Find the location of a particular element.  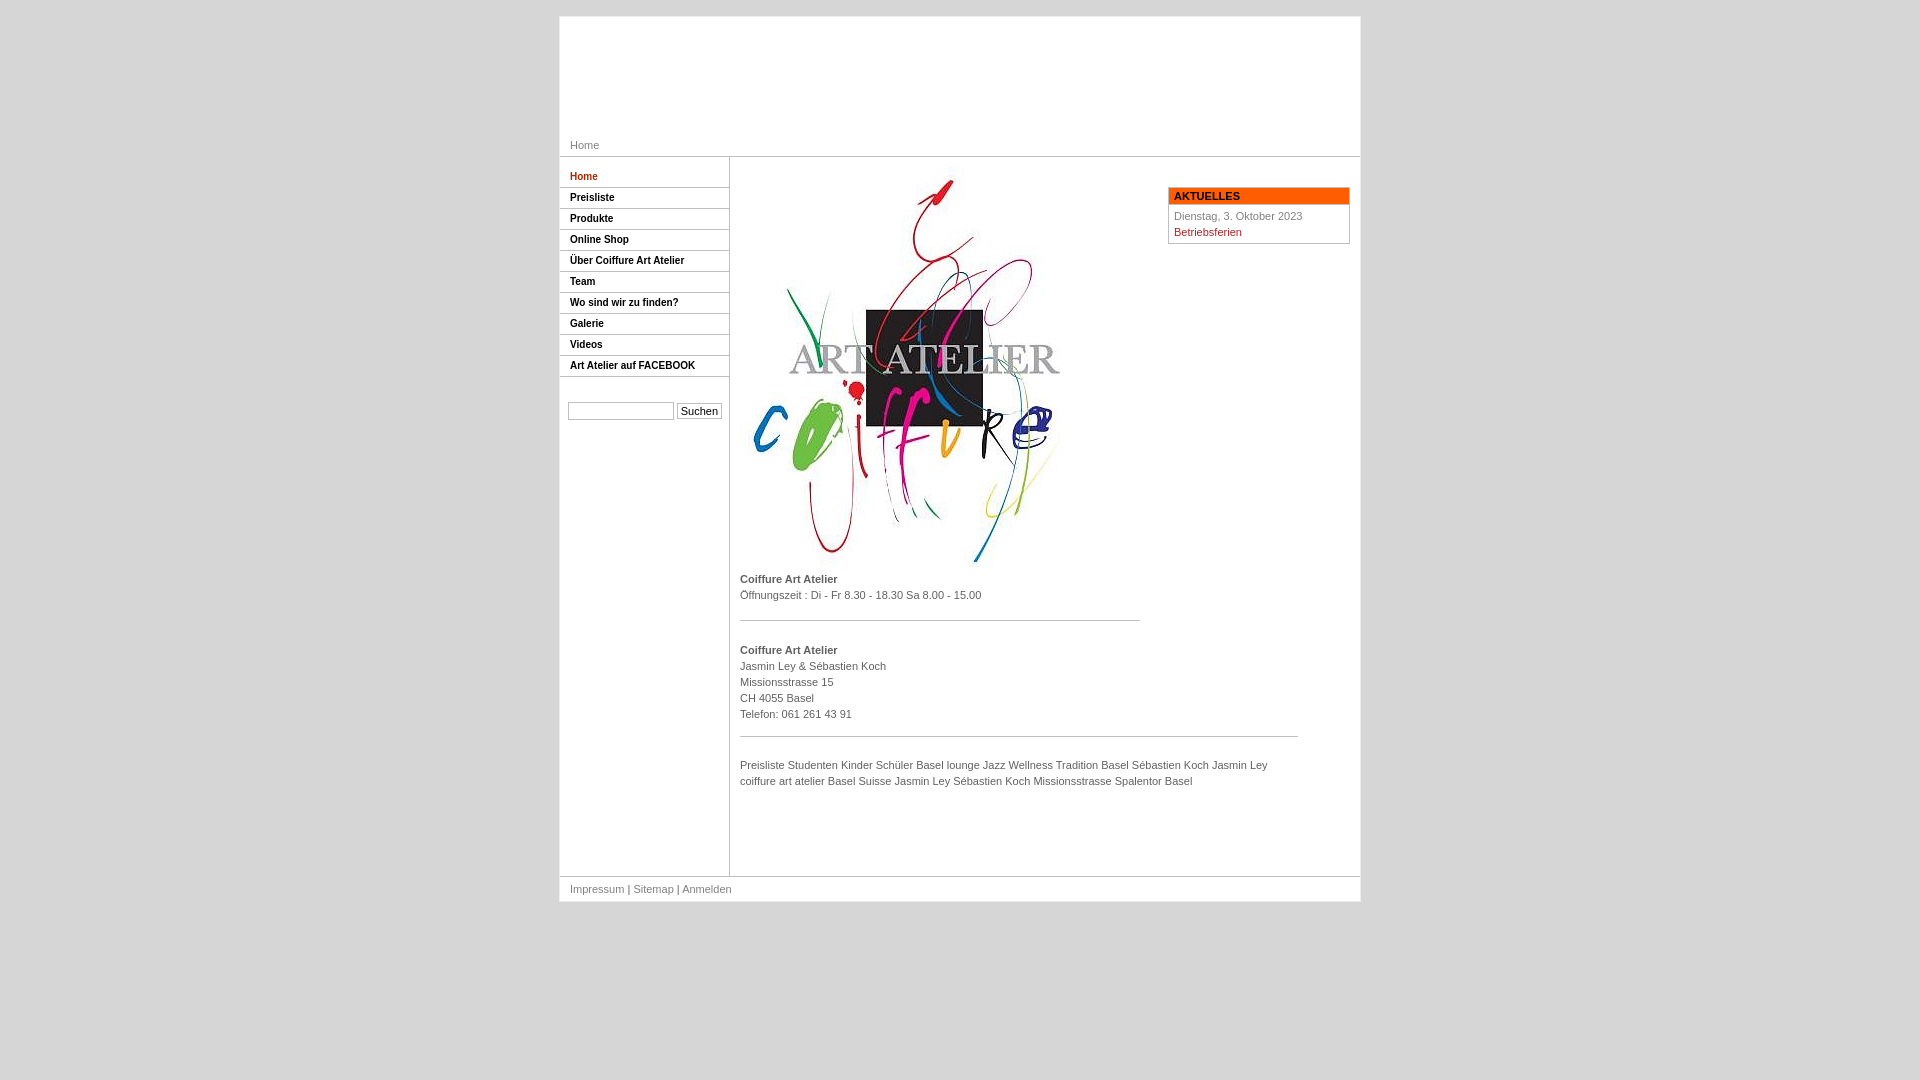

'Wo sind wir zu finden?' is located at coordinates (644, 303).